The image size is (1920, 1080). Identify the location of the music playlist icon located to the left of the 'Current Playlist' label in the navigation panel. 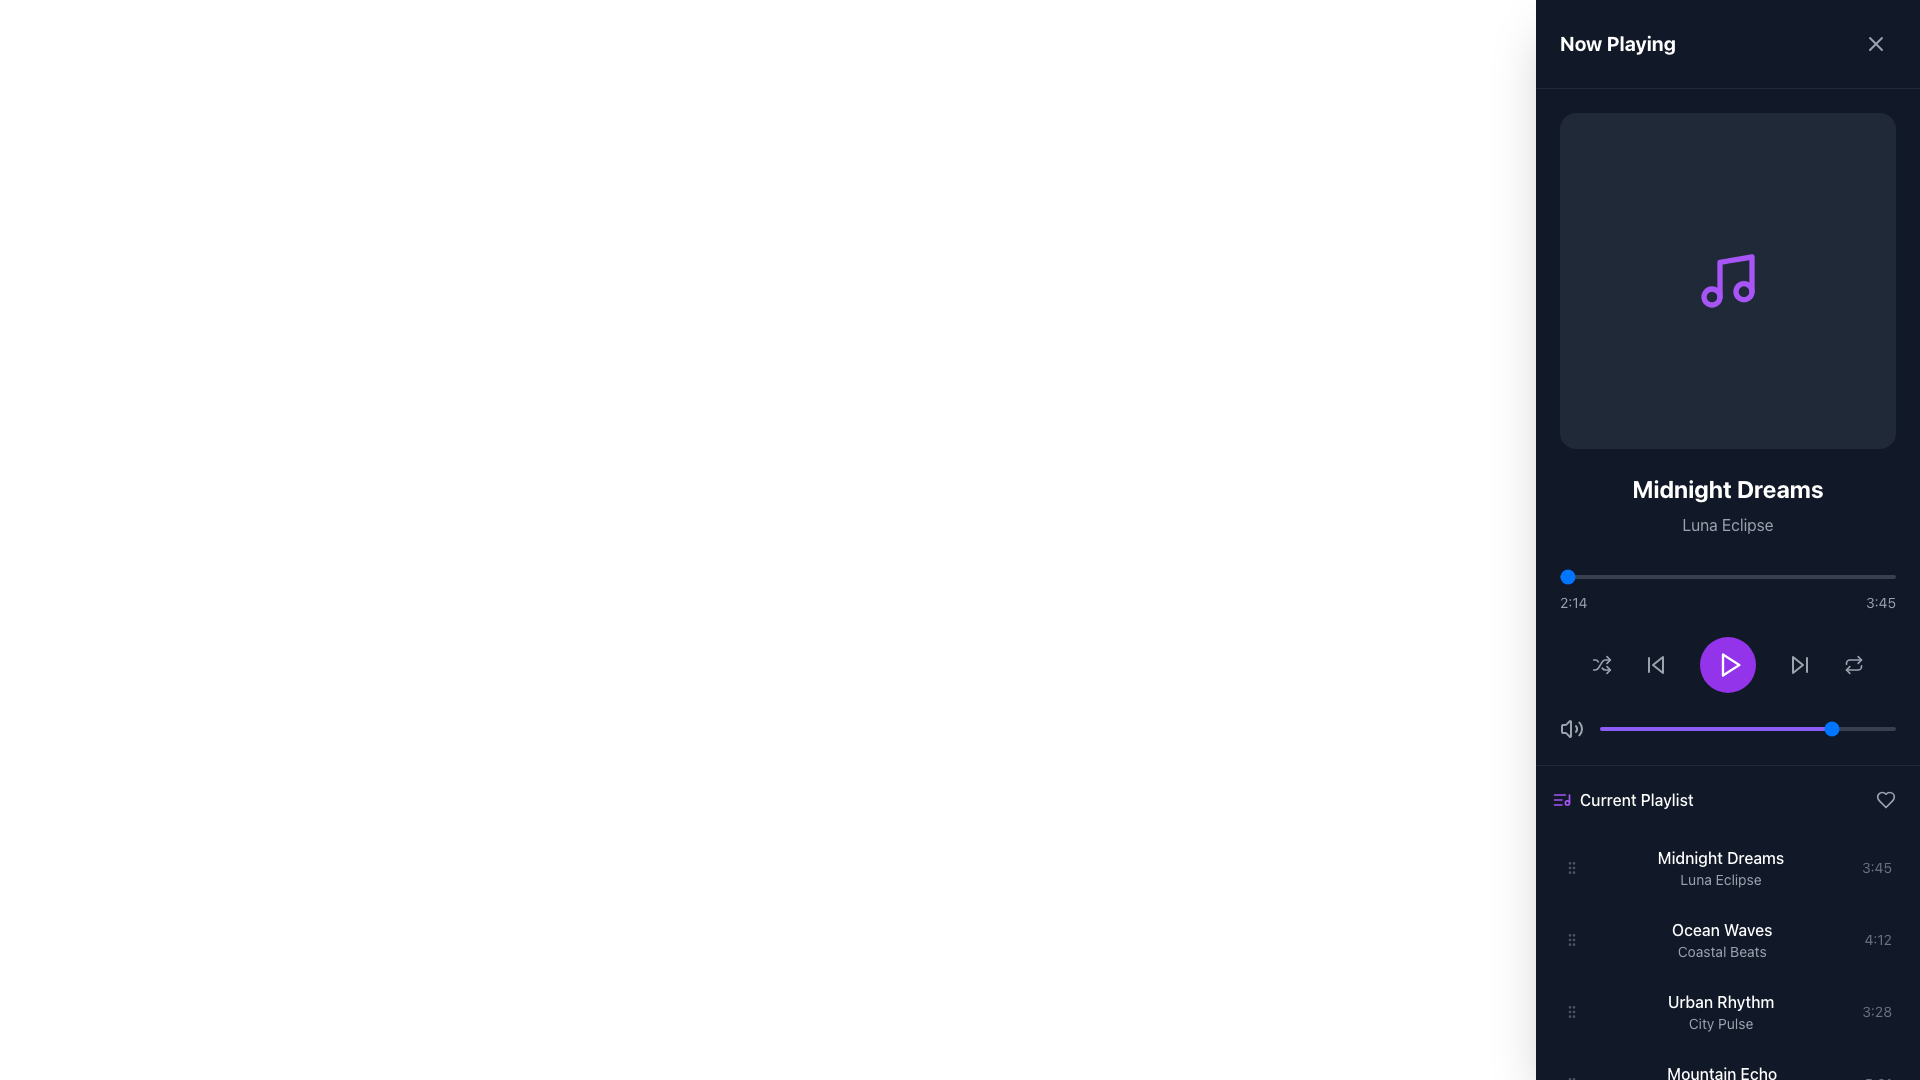
(1560, 798).